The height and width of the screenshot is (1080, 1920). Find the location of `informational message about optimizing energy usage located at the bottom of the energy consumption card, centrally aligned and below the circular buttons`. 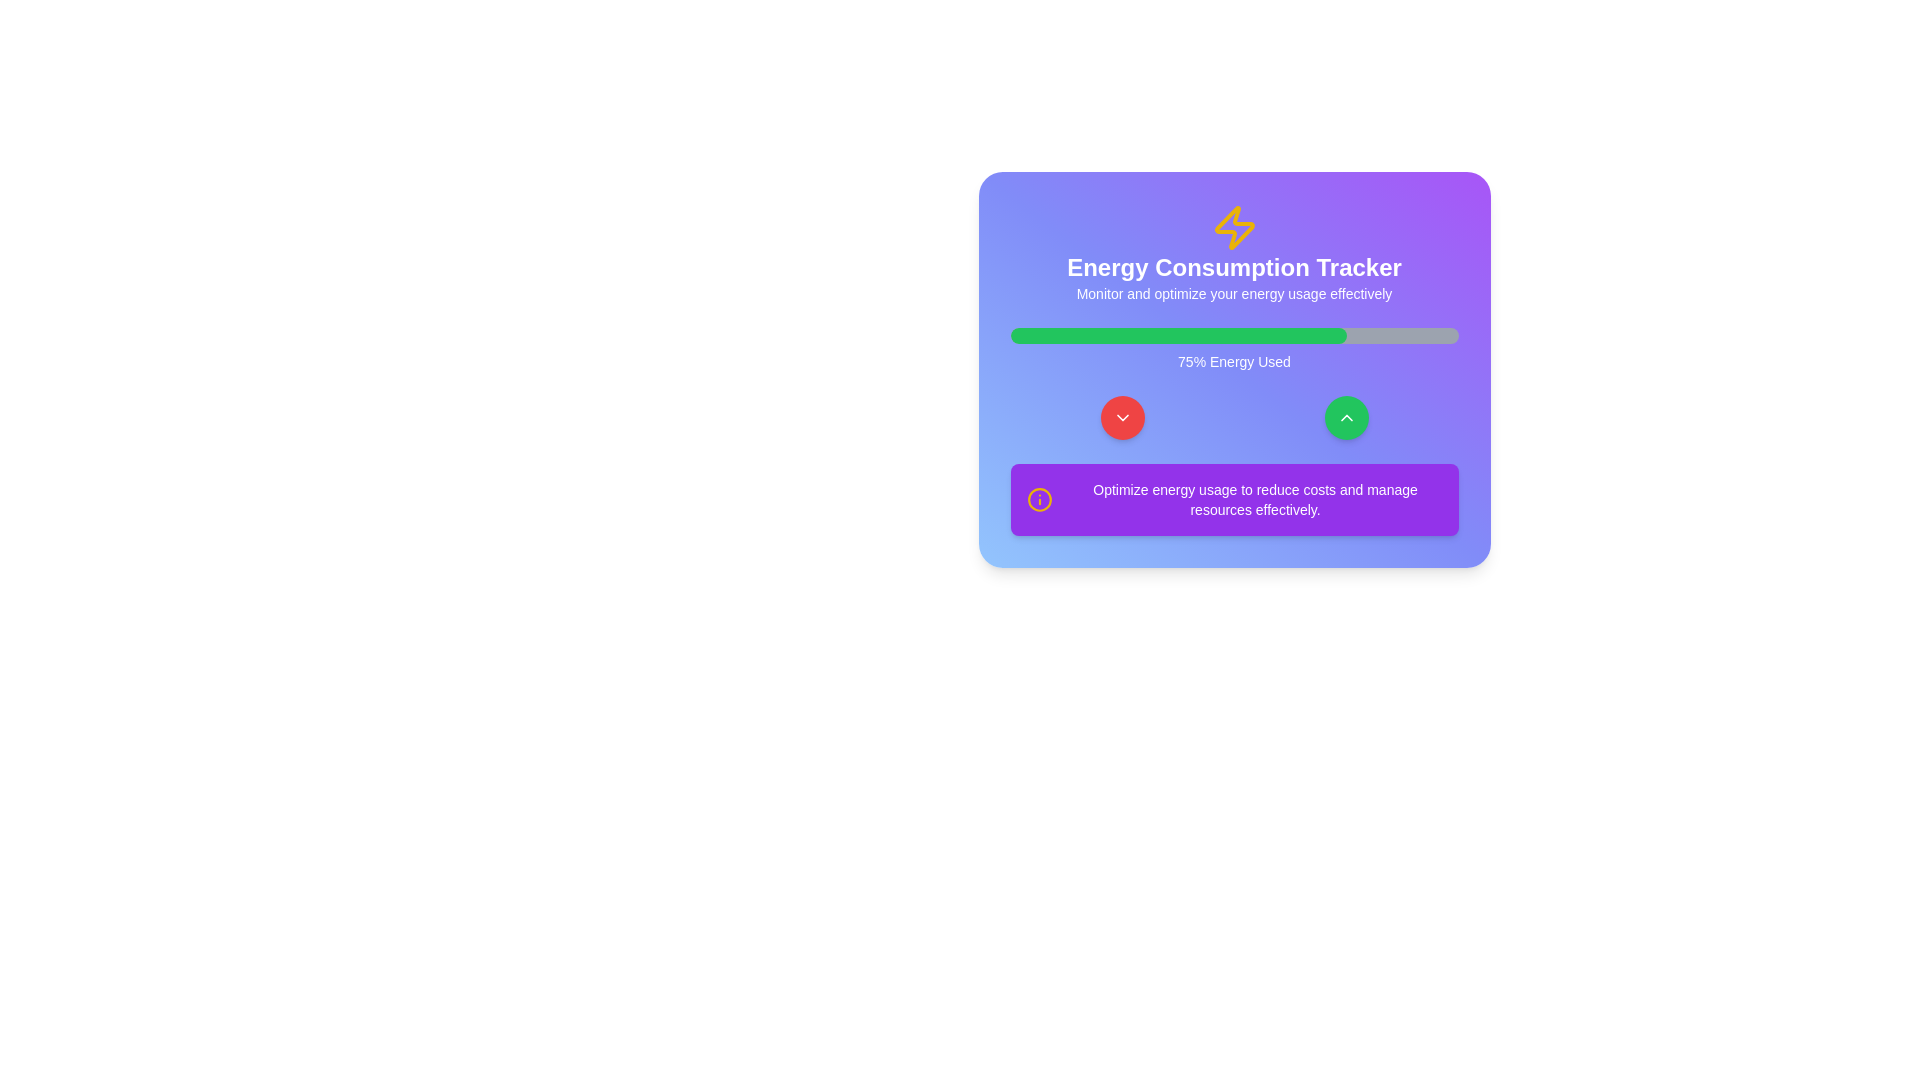

informational message about optimizing energy usage located at the bottom of the energy consumption card, centrally aligned and below the circular buttons is located at coordinates (1233, 499).